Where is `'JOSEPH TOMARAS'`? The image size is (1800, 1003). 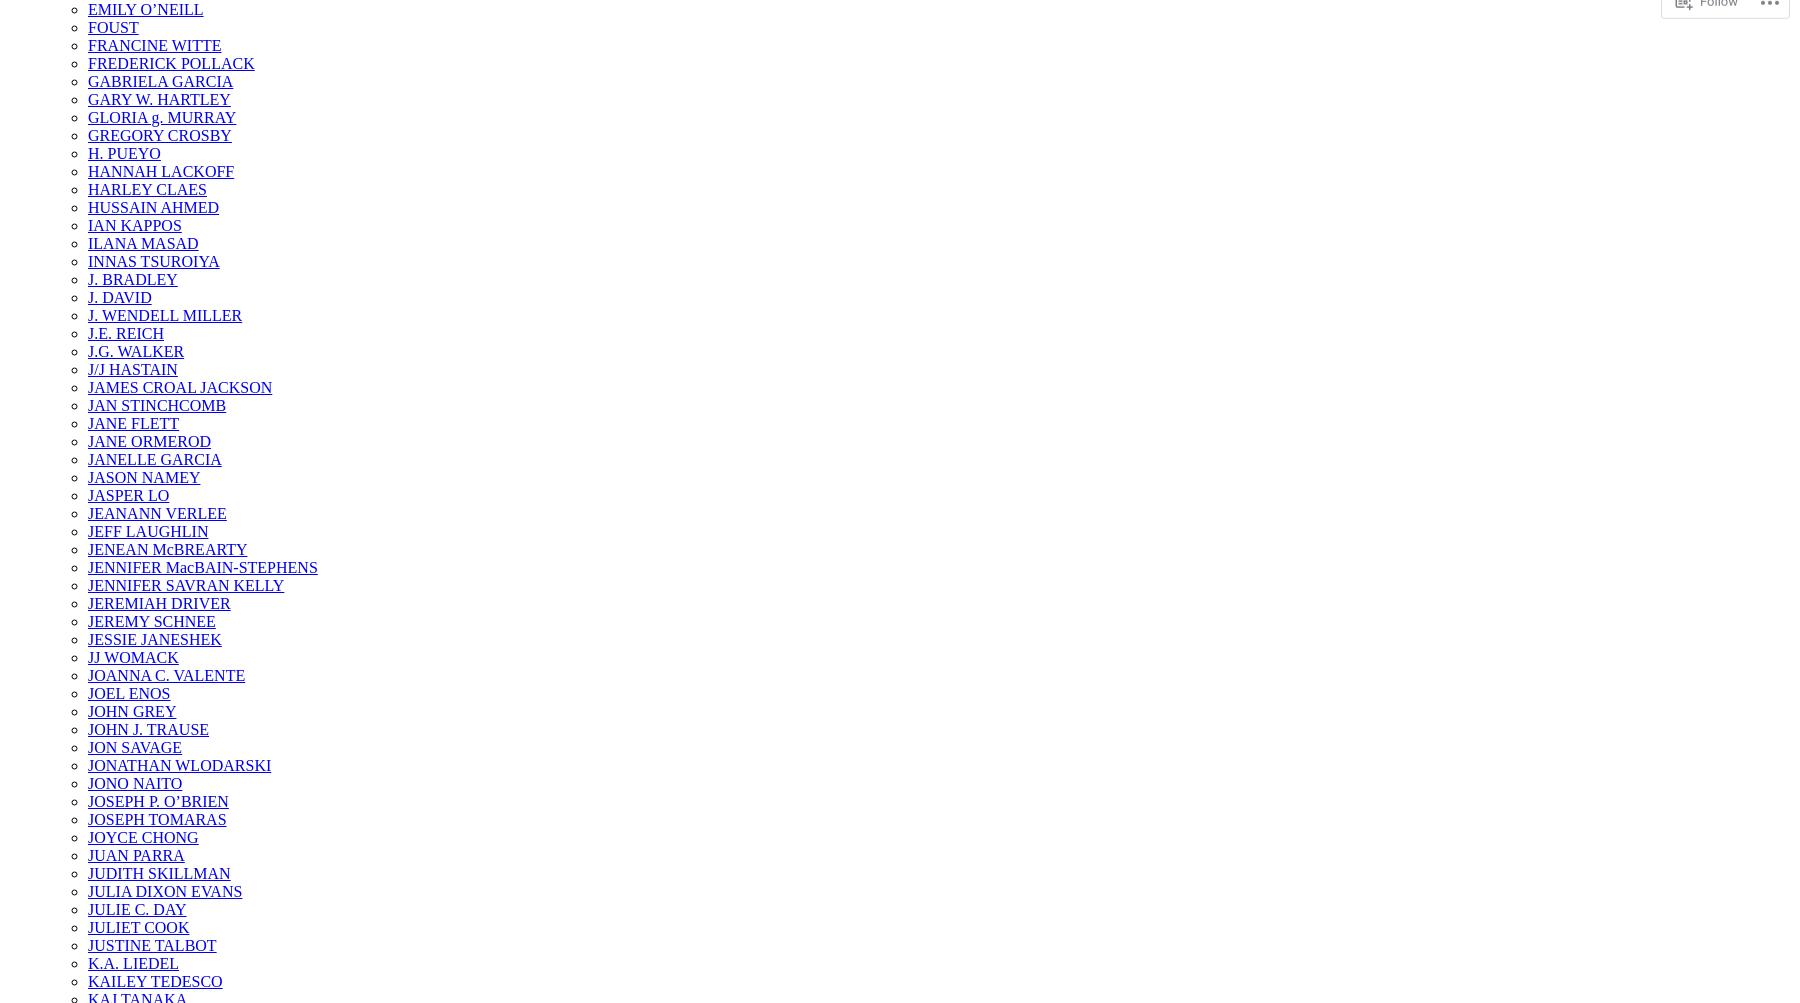
'JOSEPH TOMARAS' is located at coordinates (156, 819).